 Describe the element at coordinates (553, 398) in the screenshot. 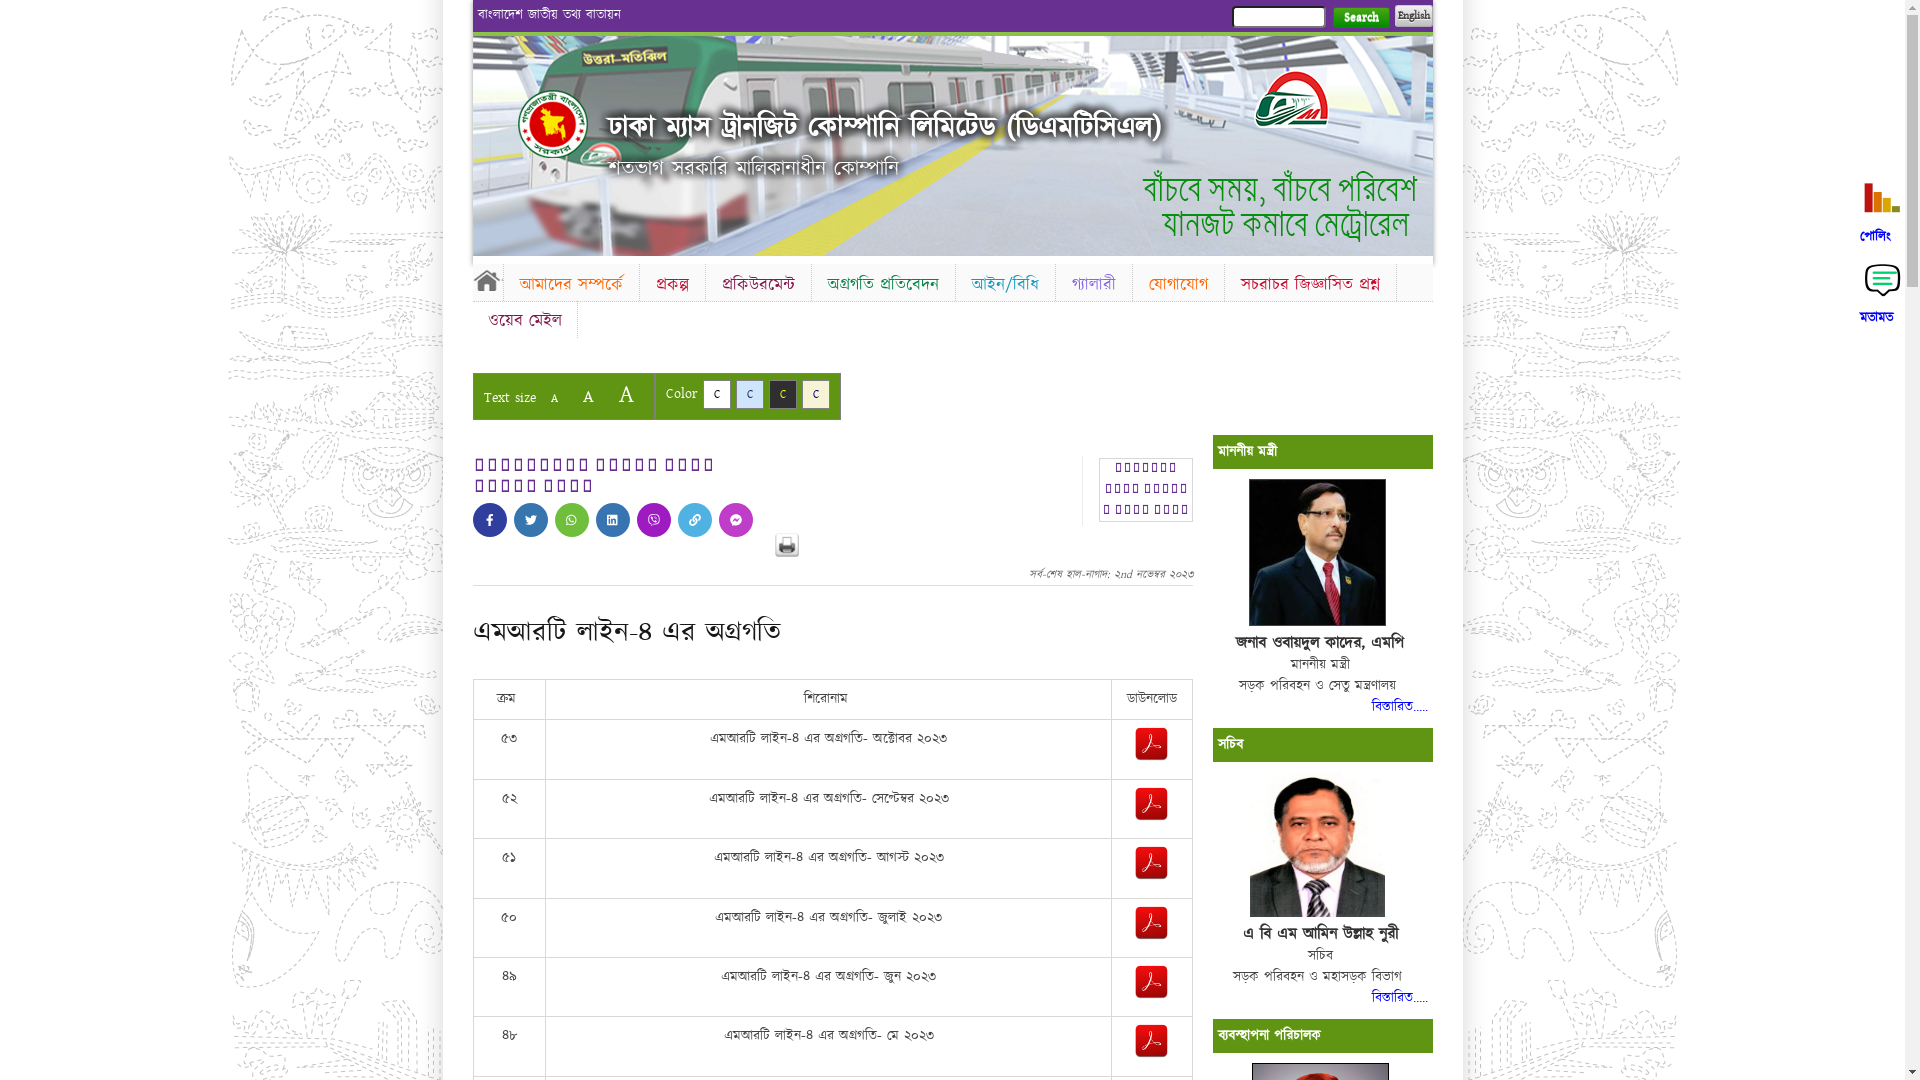

I see `'A'` at that location.